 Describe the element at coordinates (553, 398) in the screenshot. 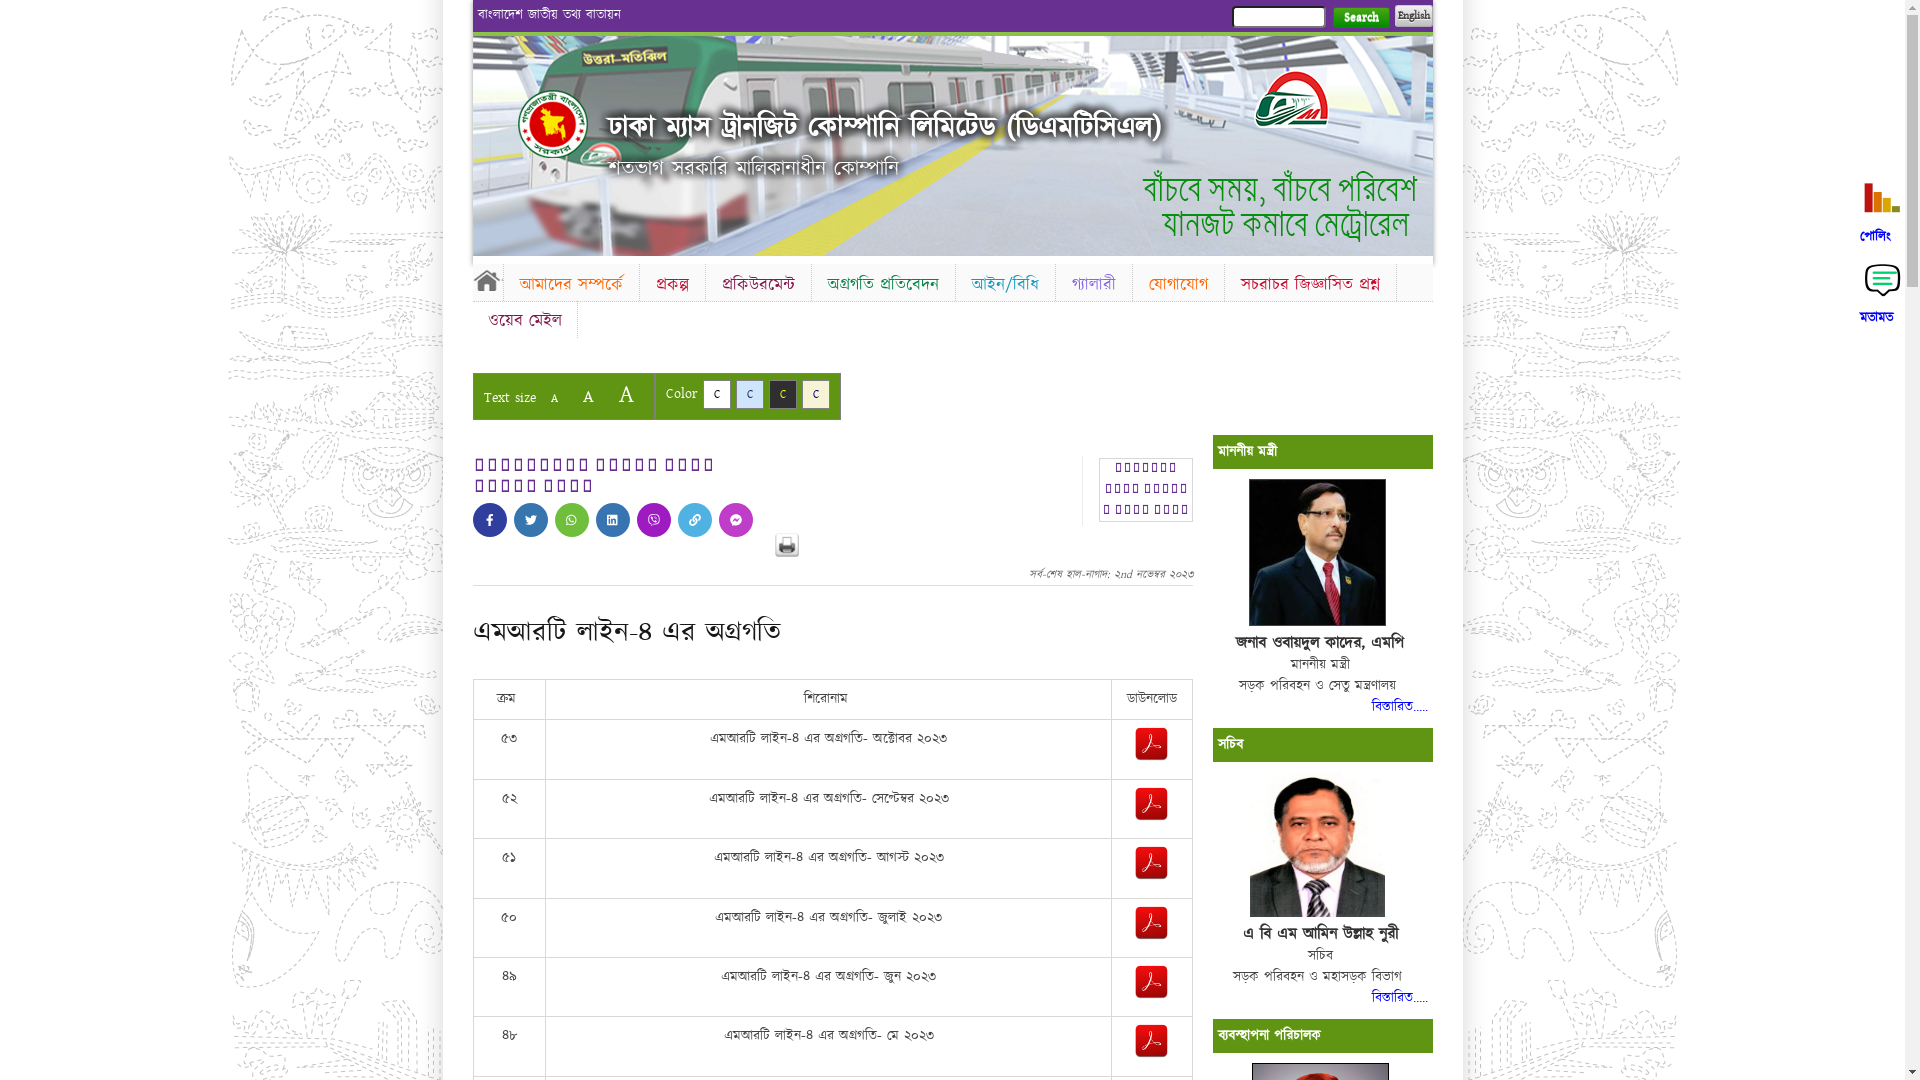

I see `'A'` at that location.